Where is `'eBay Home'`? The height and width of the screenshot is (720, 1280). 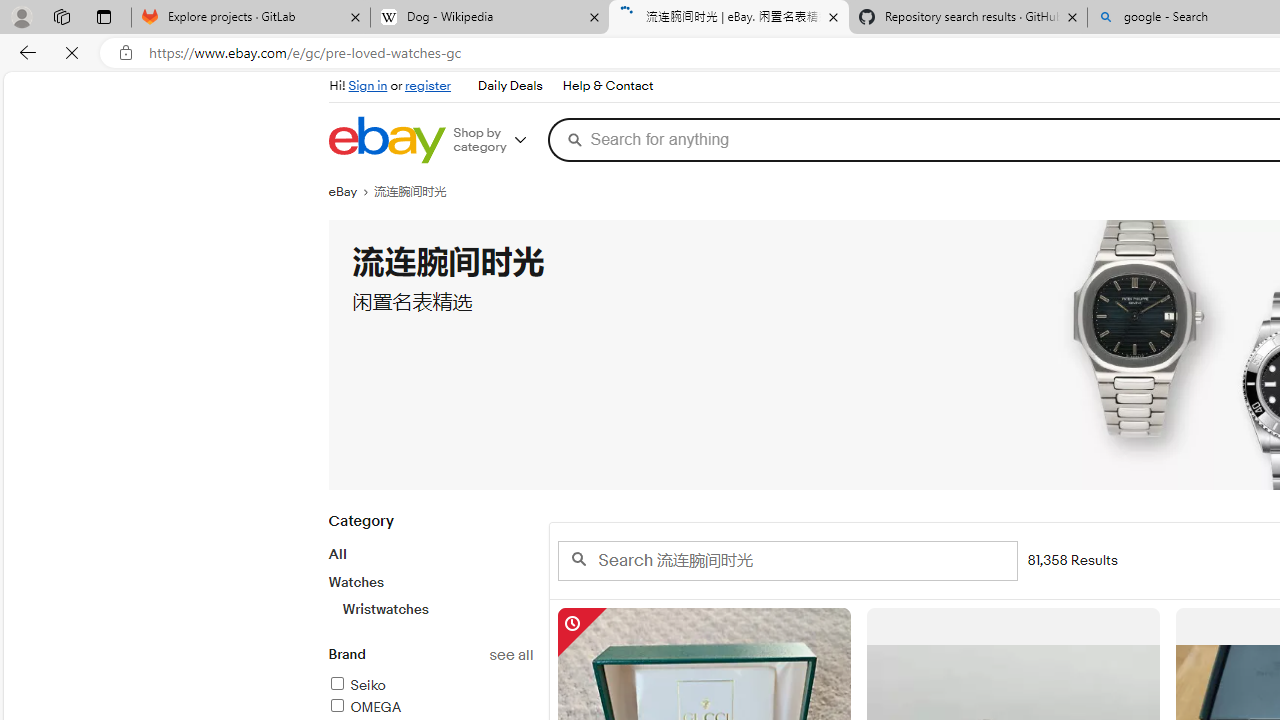 'eBay Home' is located at coordinates (386, 139).